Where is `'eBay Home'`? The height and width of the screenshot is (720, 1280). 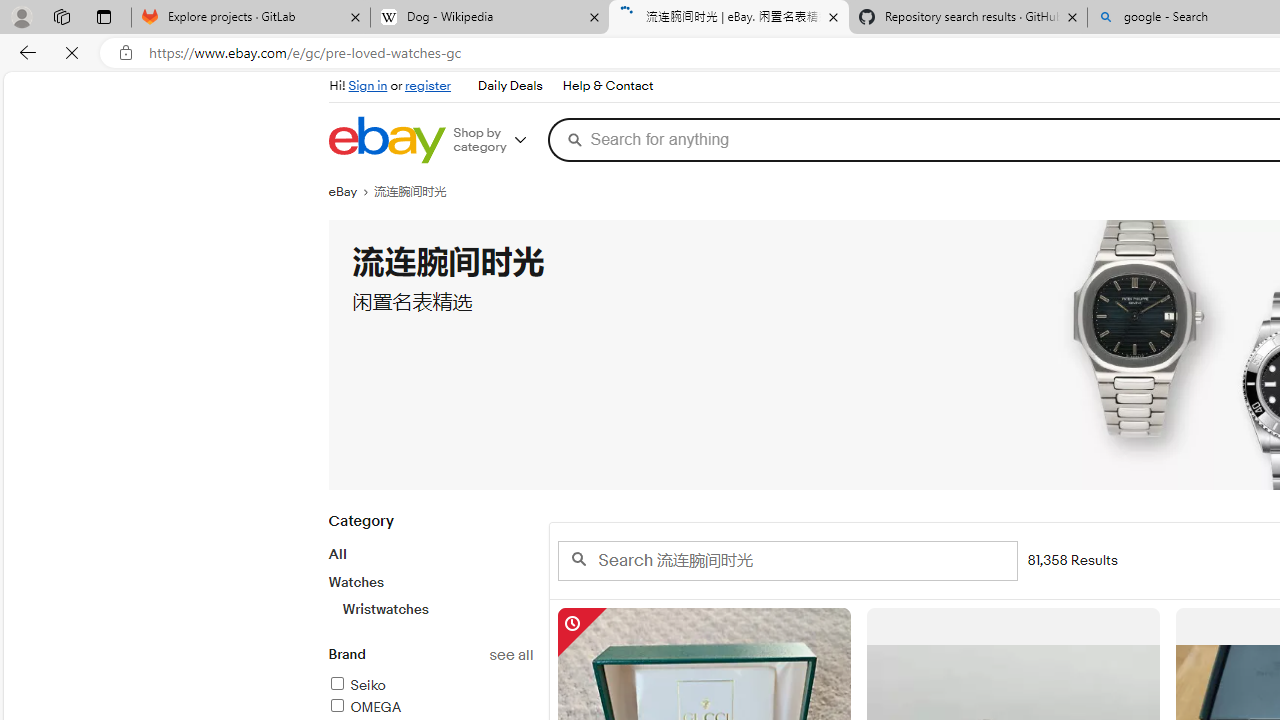 'eBay Home' is located at coordinates (386, 139).